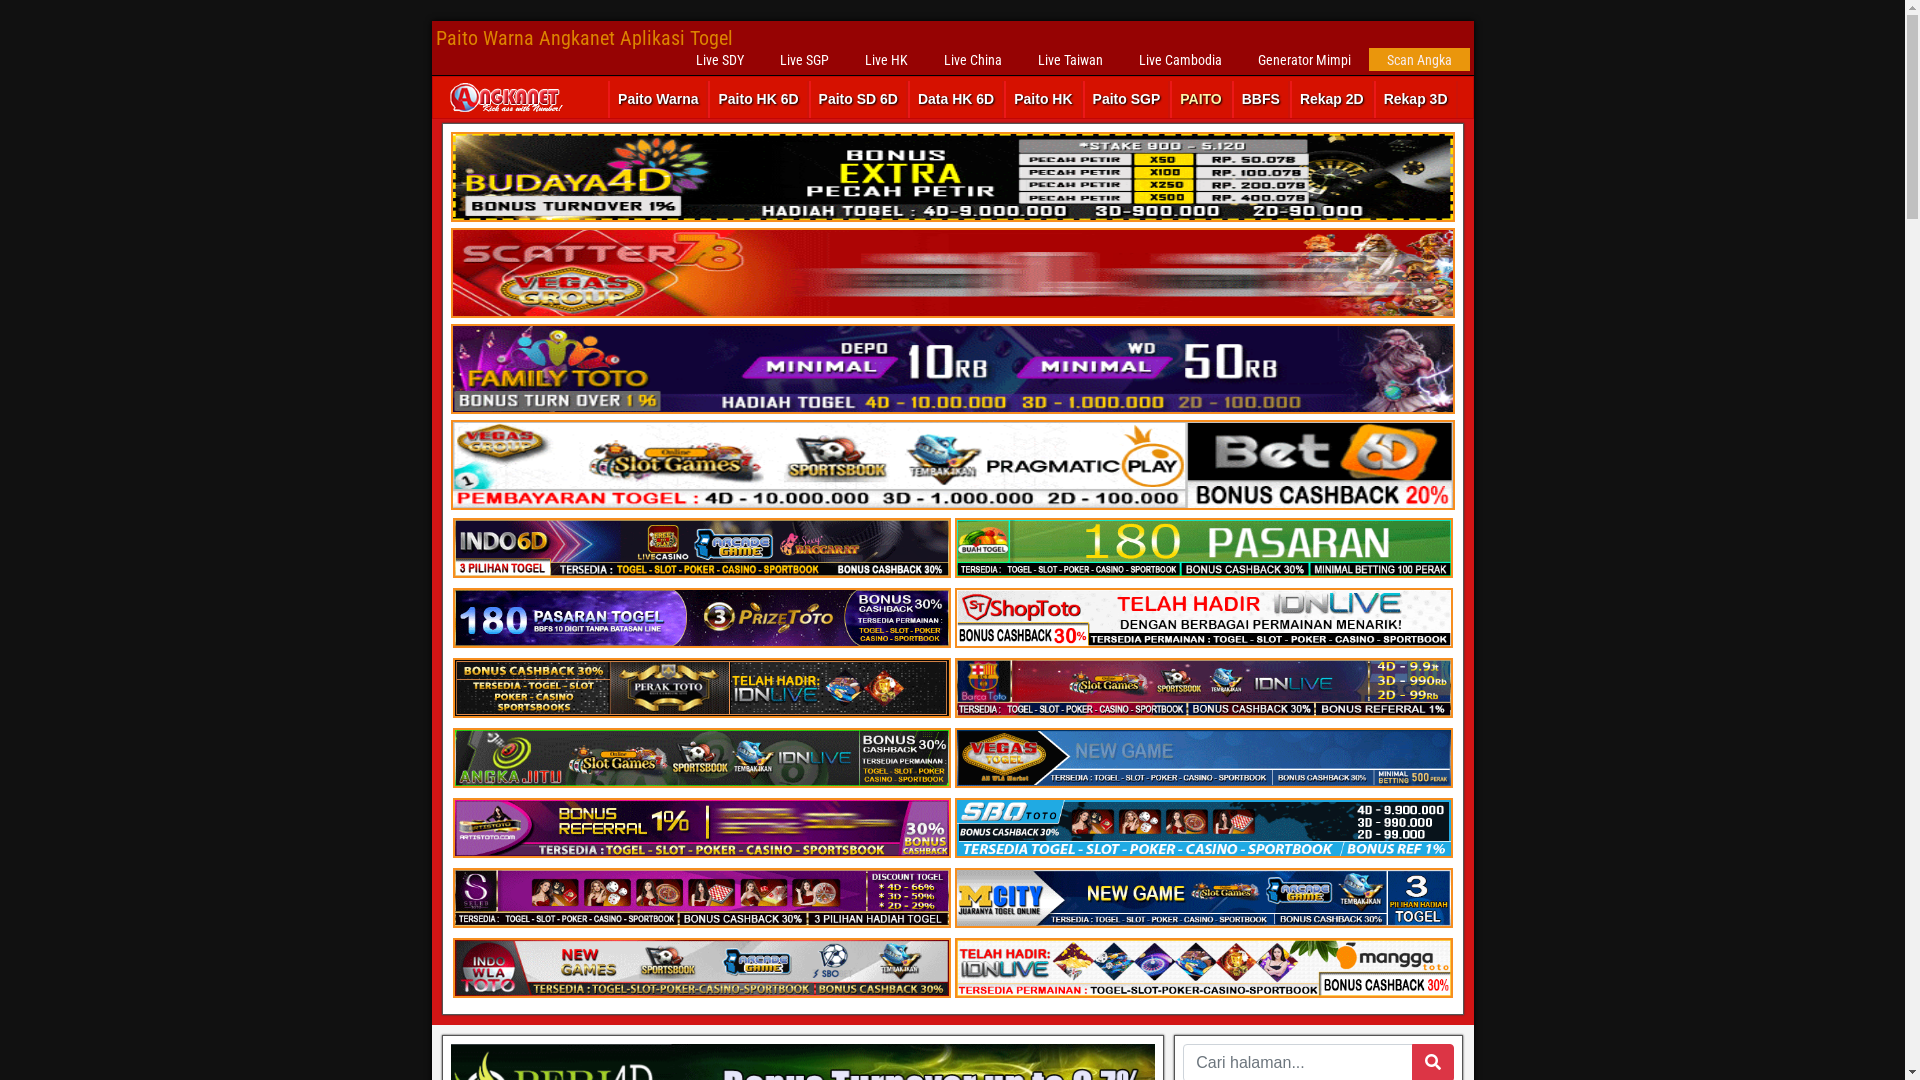  What do you see at coordinates (700, 686) in the screenshot?
I see `'Bandar Judi Online Terpercaya PERAKTOTO'` at bounding box center [700, 686].